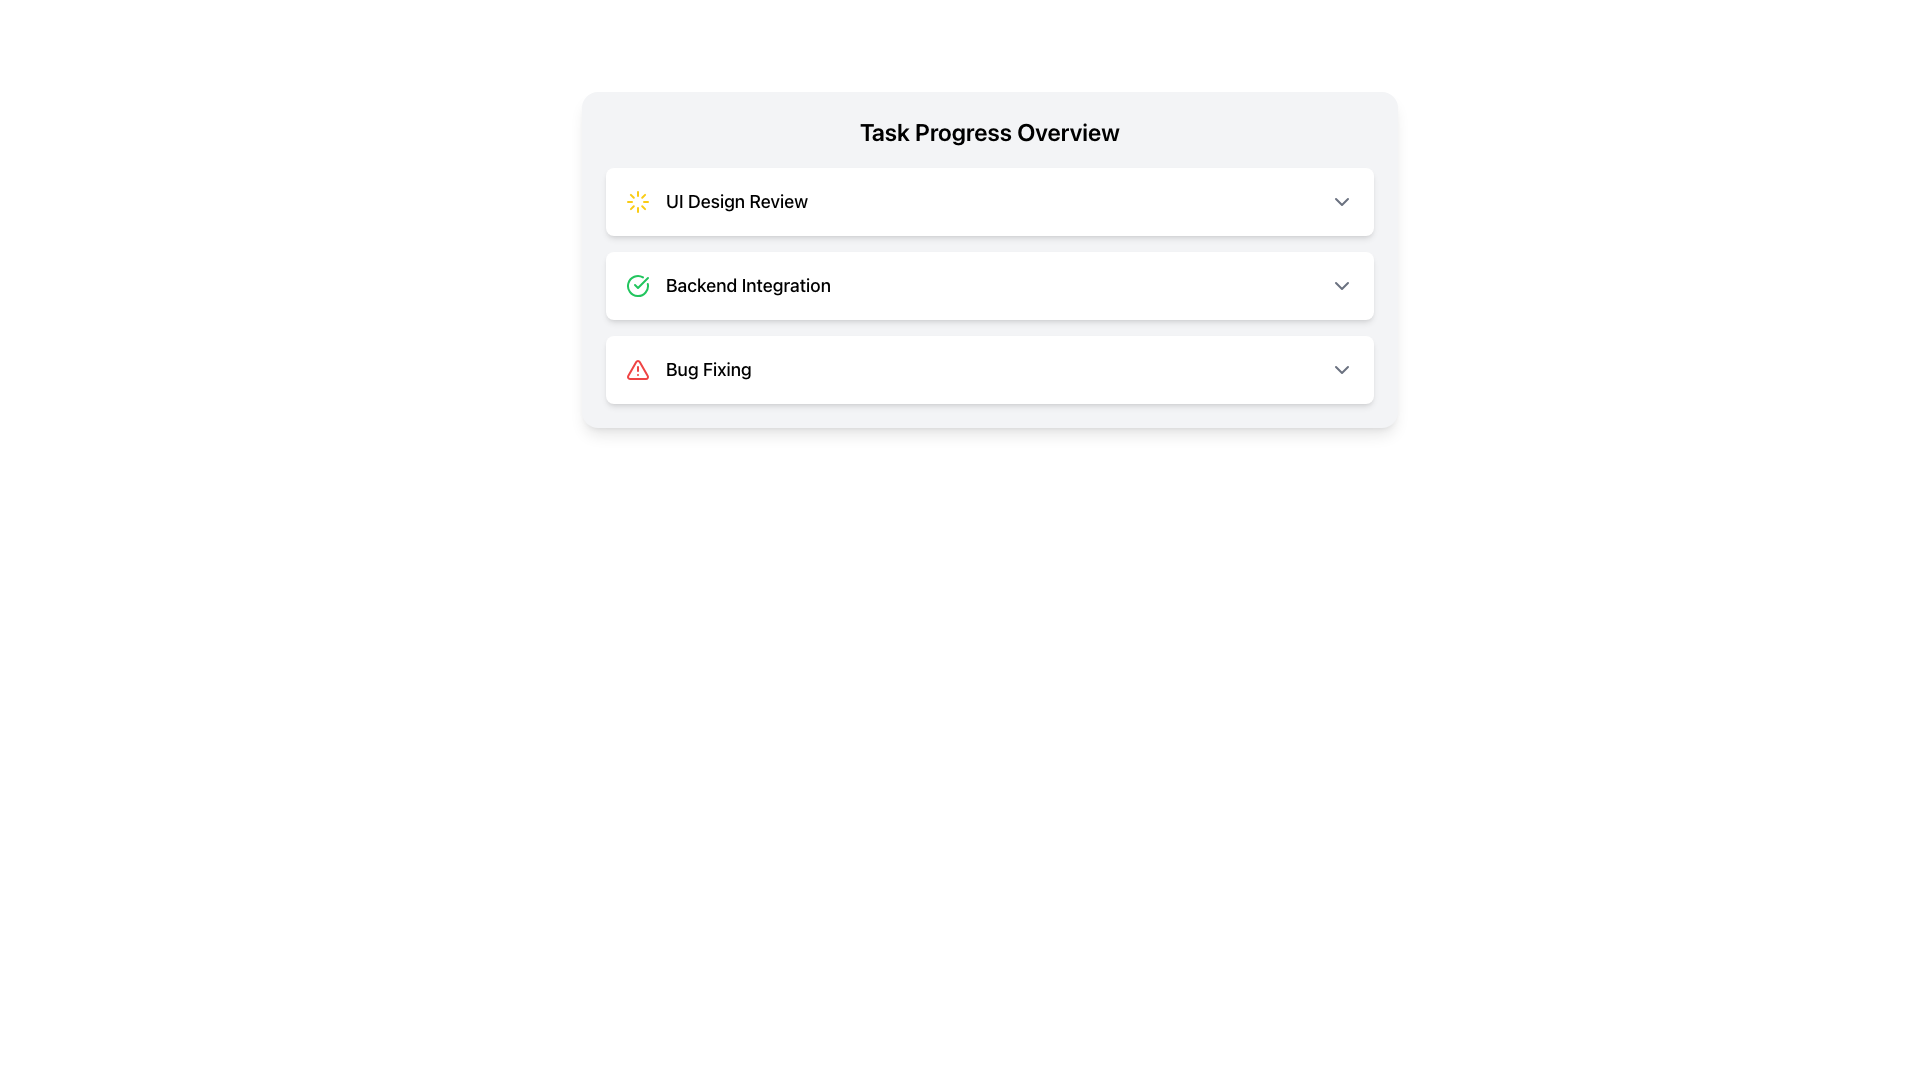 The height and width of the screenshot is (1080, 1920). Describe the element at coordinates (688, 370) in the screenshot. I see `the 'Bug Fixing' label with the alert triangle icon, which is located in the third row under the 'Task Progress Overview' heading, to focus on it` at that location.